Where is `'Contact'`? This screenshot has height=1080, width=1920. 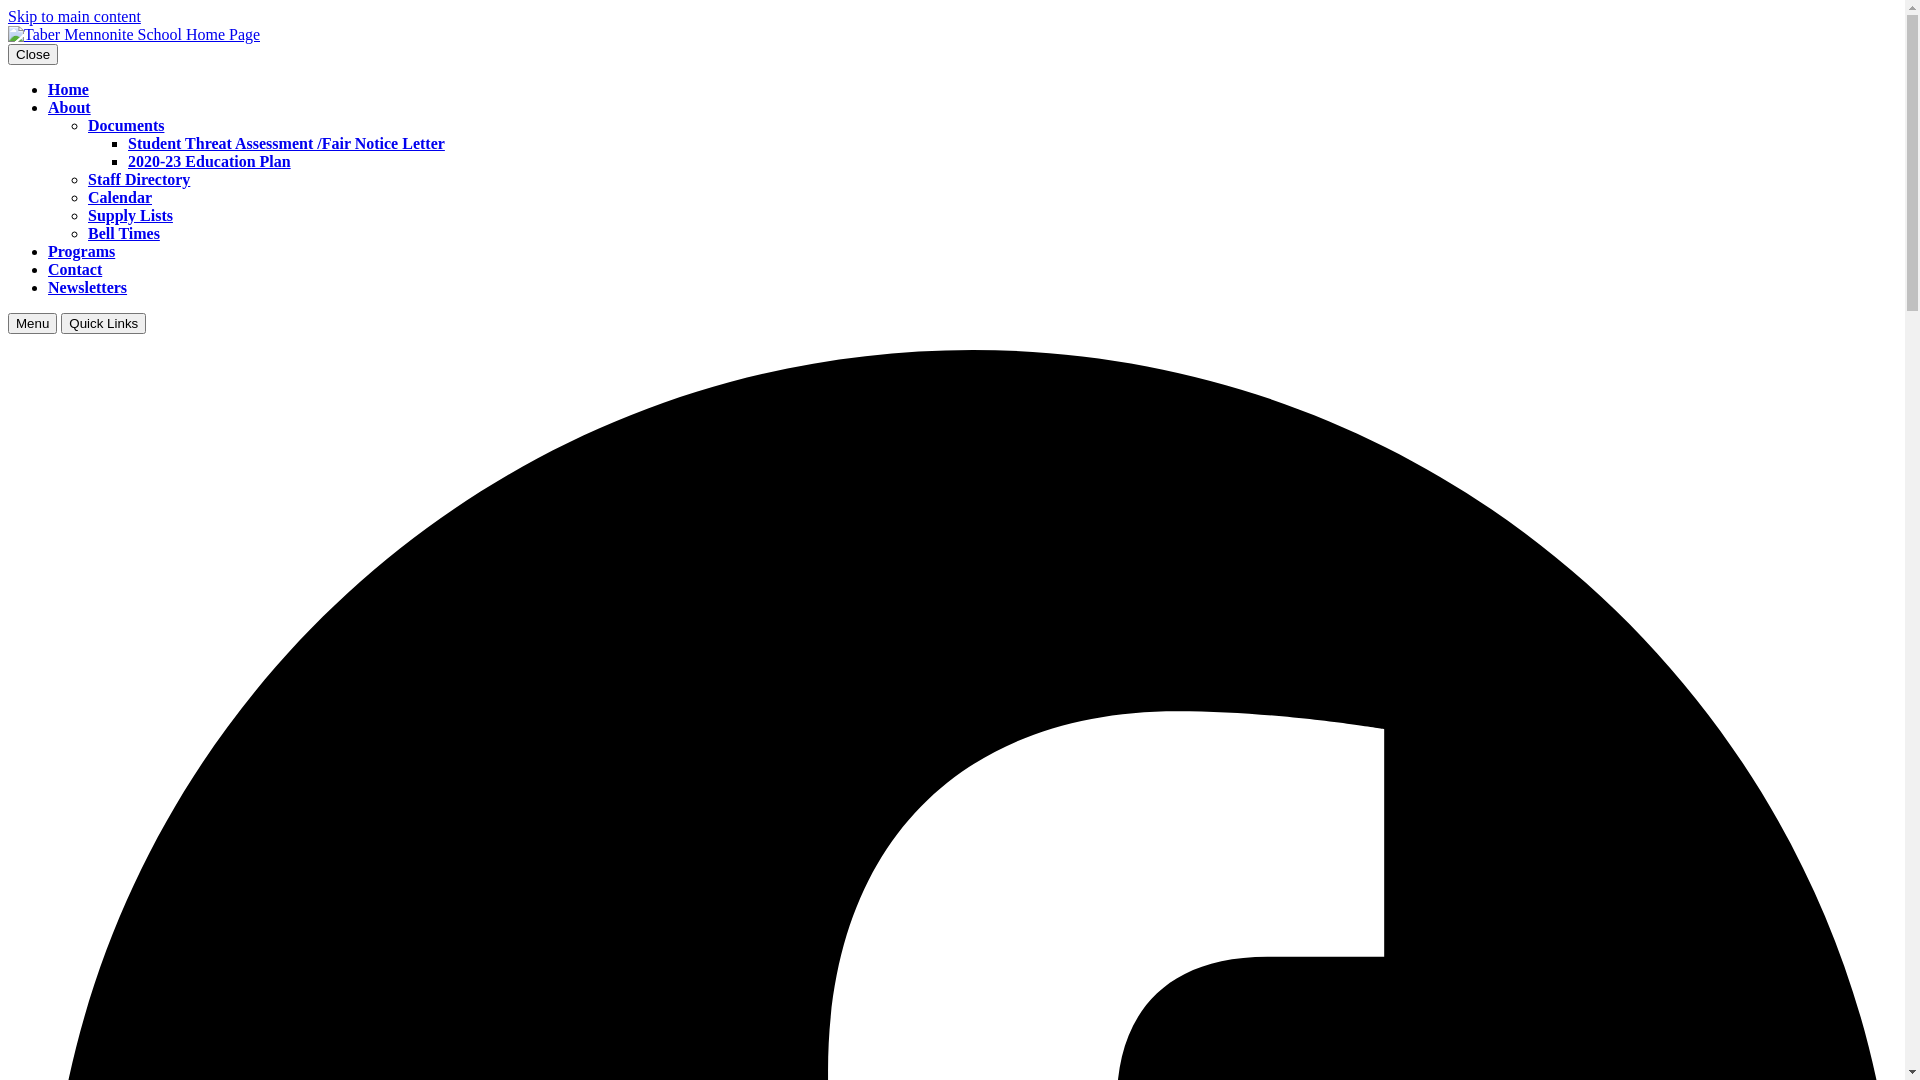
'Contact' is located at coordinates (75, 268).